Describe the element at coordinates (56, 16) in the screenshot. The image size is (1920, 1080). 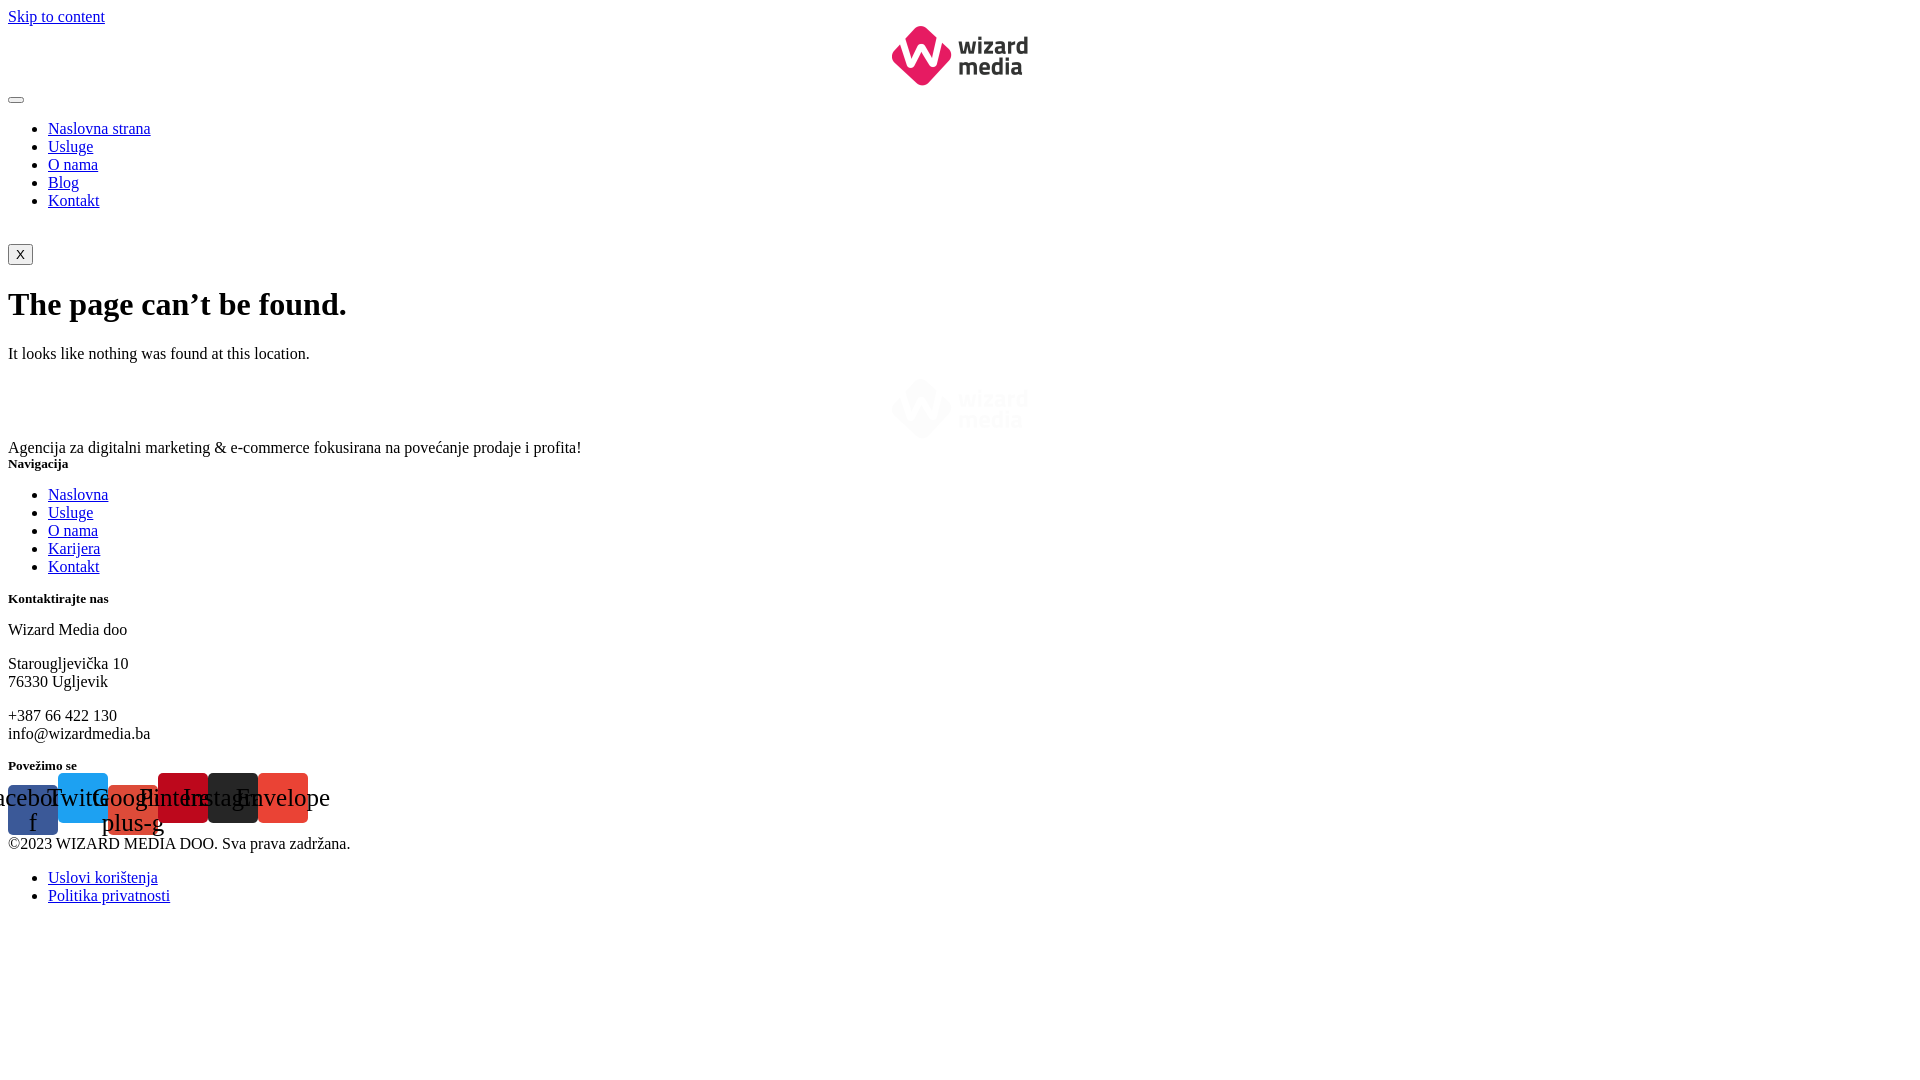
I see `'Skip to content'` at that location.